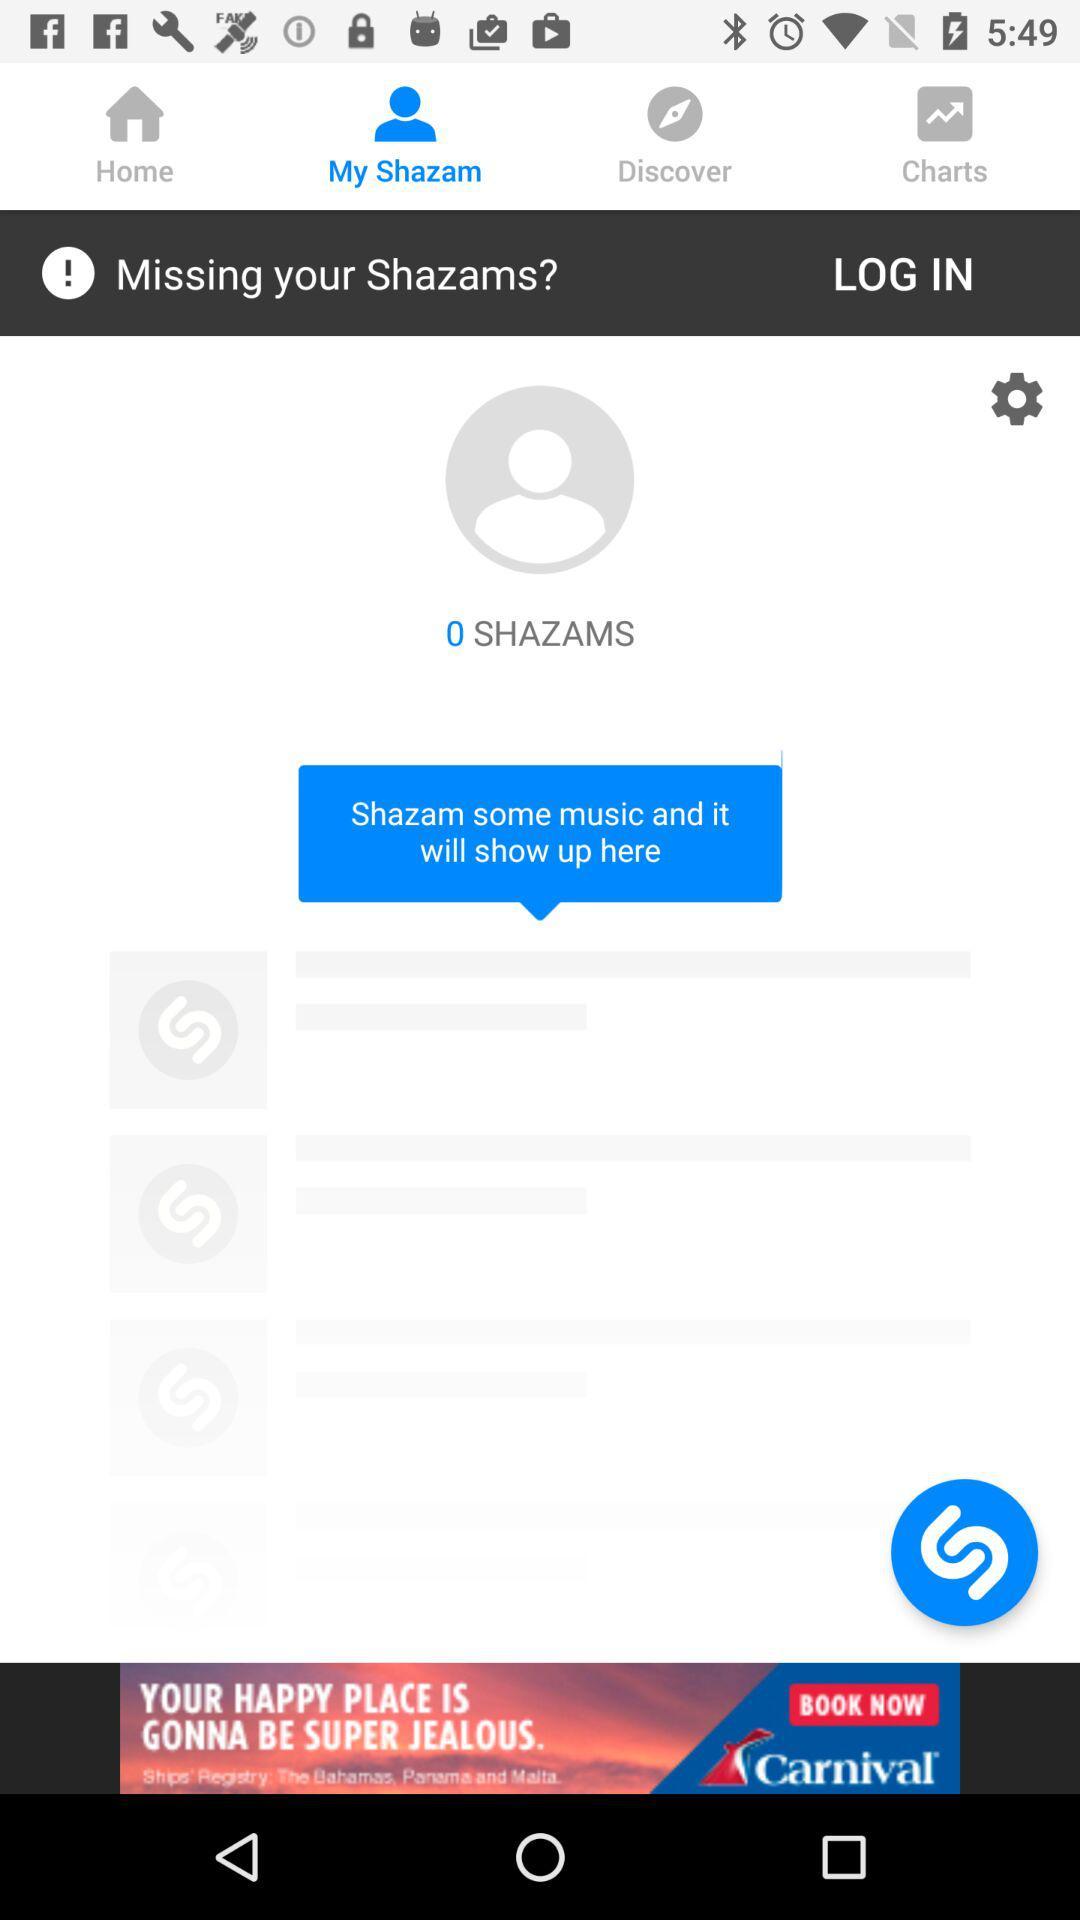  I want to click on look at the settings, so click(1017, 398).